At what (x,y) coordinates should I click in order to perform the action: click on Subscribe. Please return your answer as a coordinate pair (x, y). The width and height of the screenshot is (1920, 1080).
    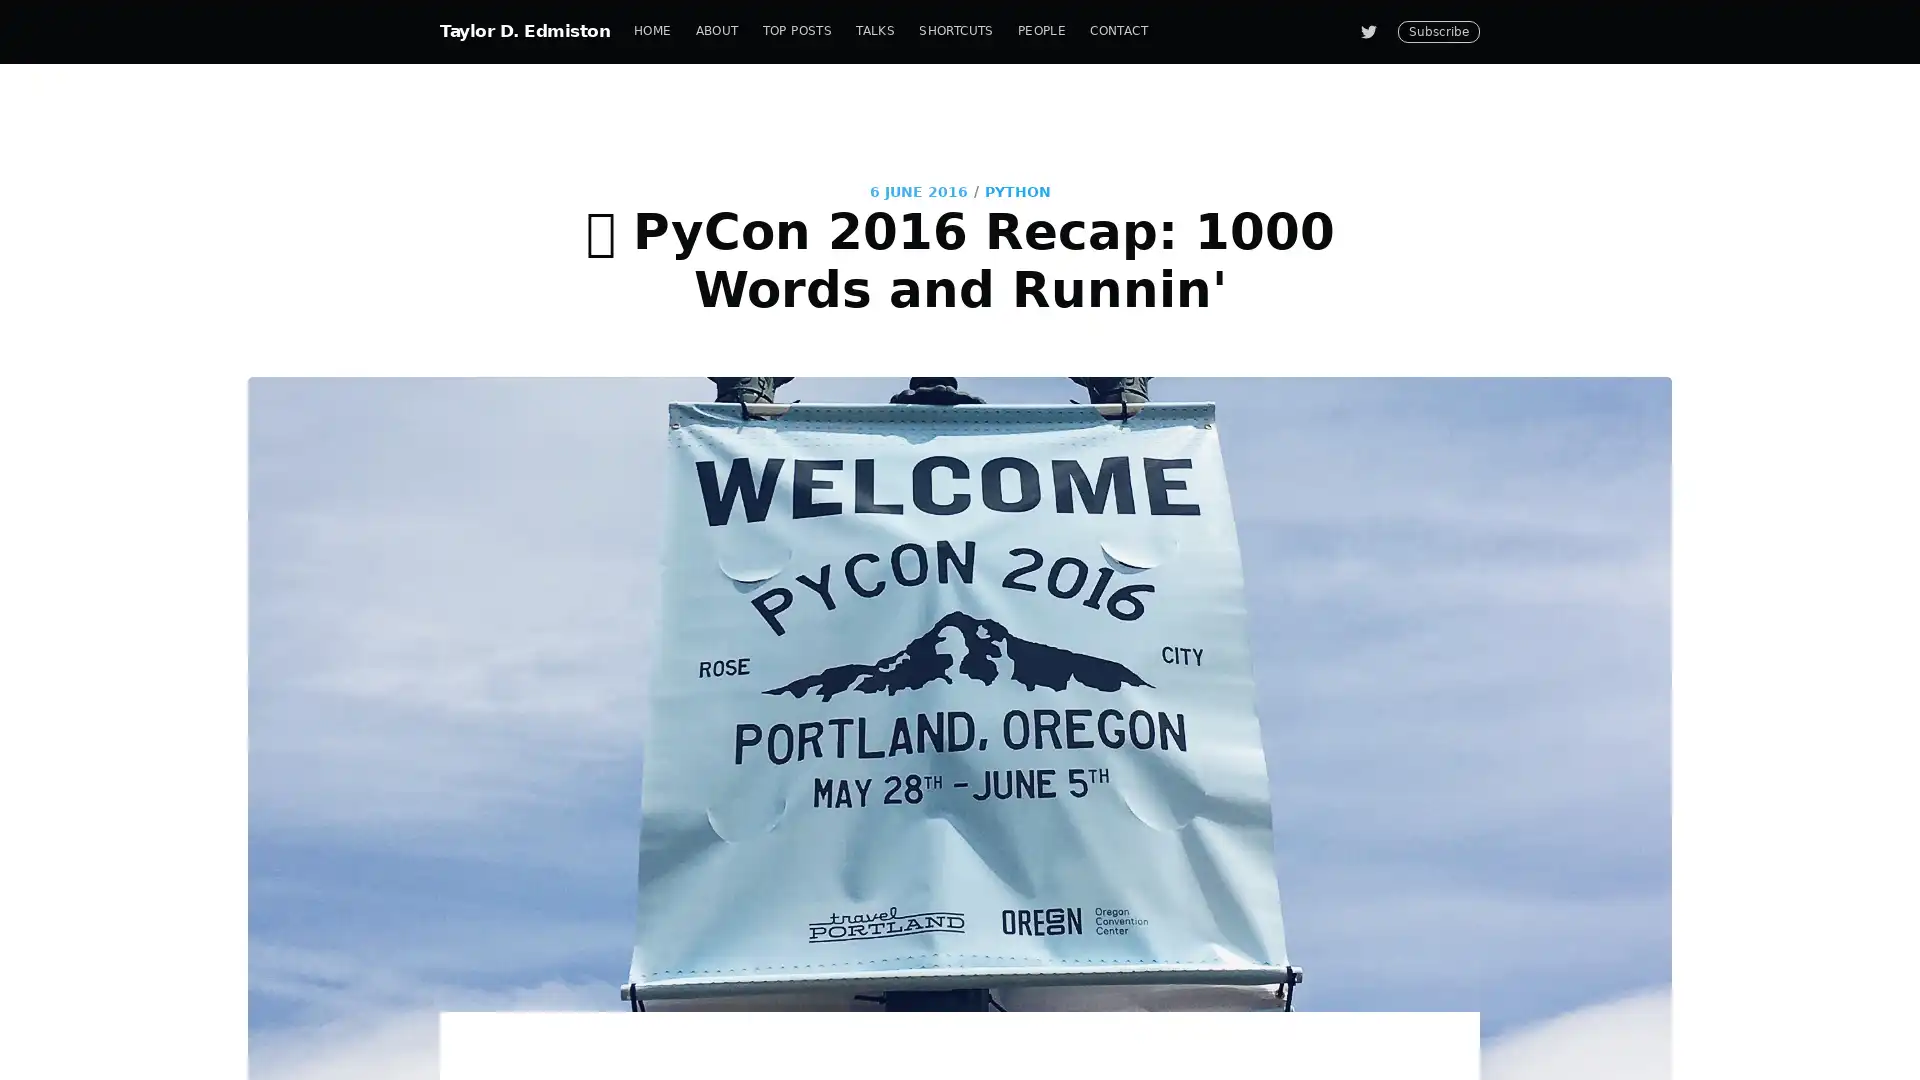
    Looking at the image, I should click on (1142, 613).